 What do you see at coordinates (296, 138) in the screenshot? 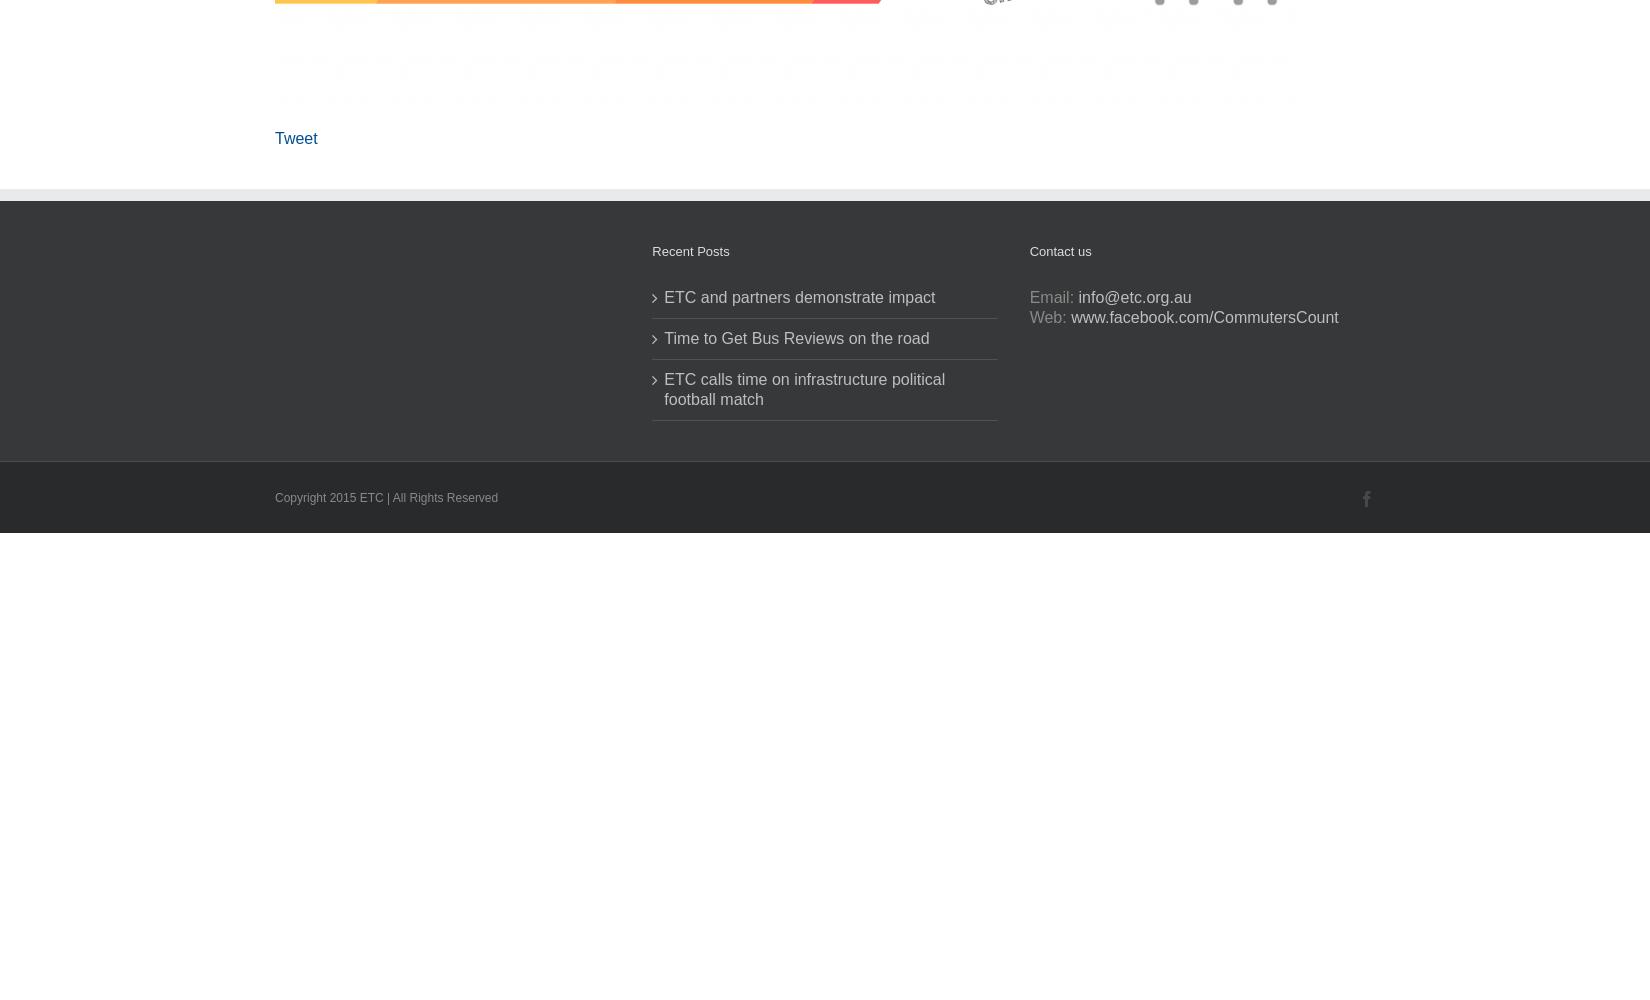
I see `'Tweet'` at bounding box center [296, 138].